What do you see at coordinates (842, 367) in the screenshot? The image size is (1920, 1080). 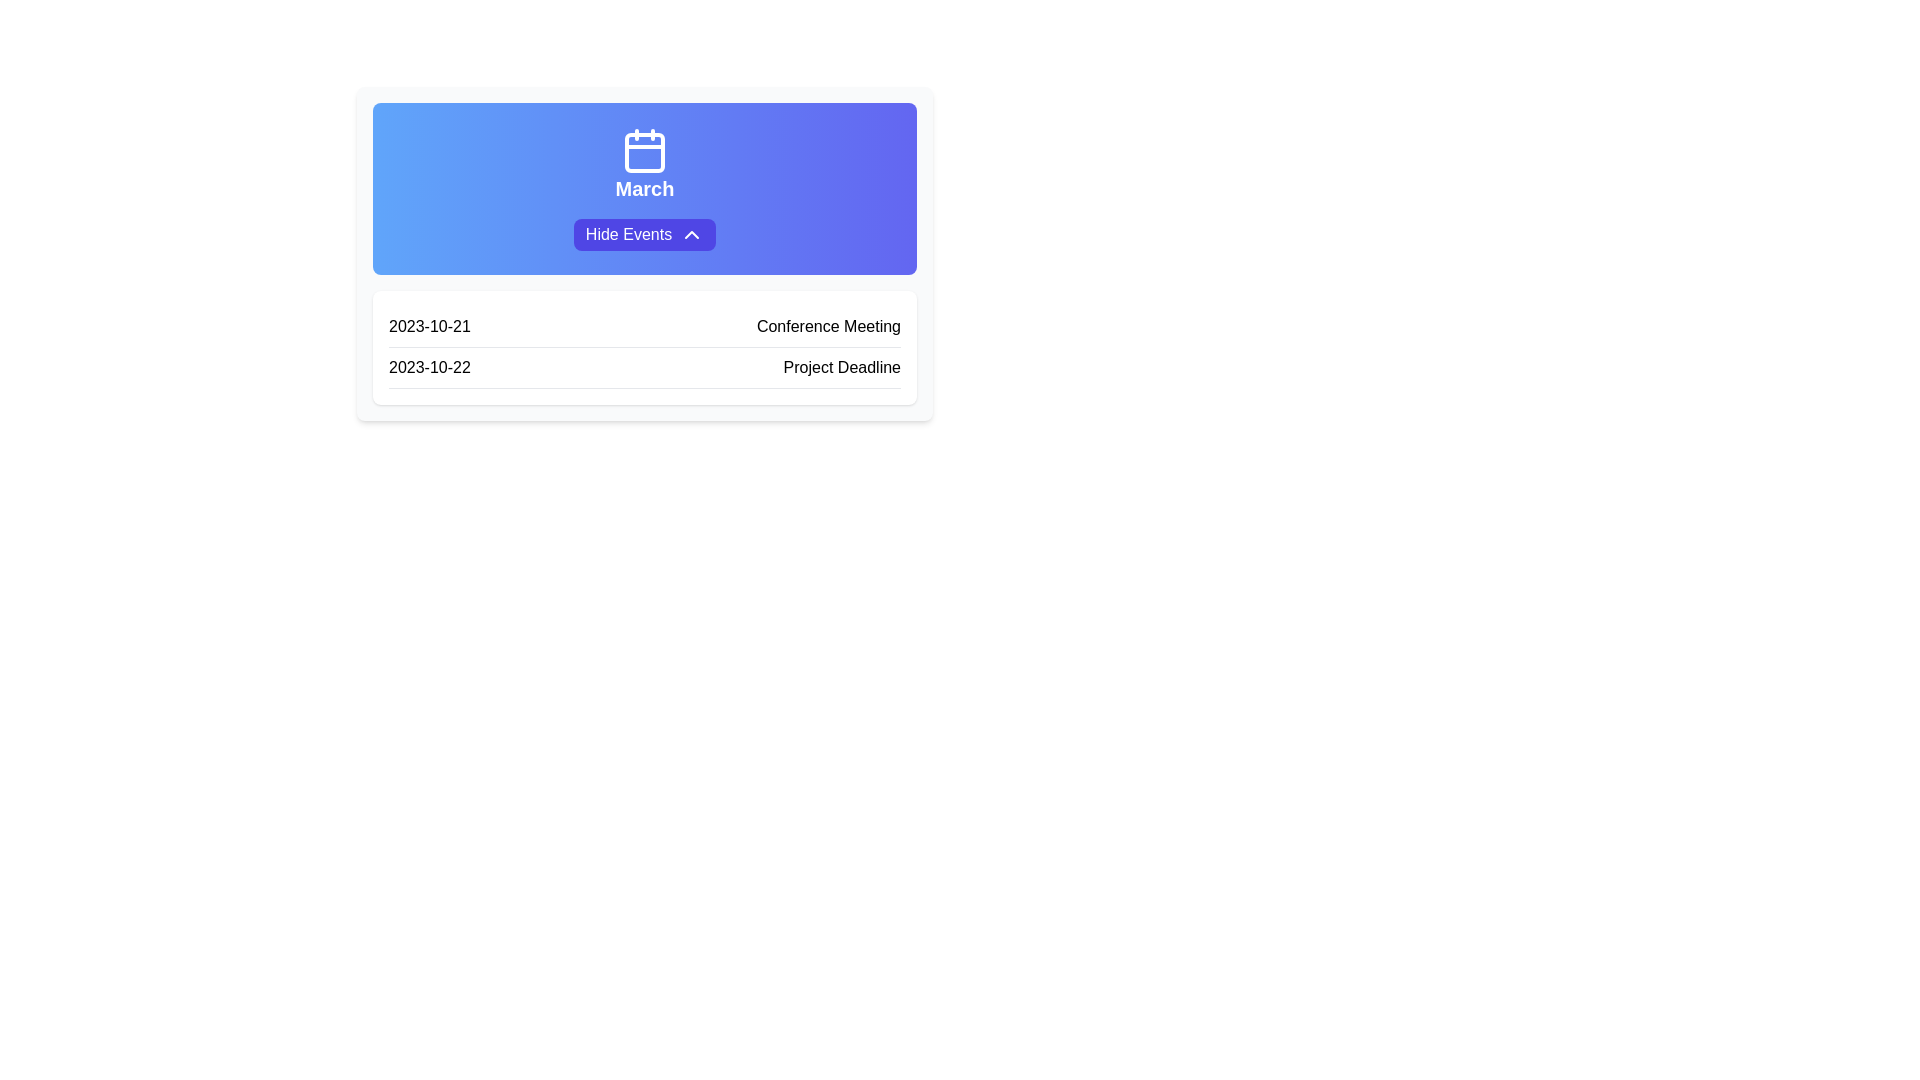 I see `the 'Project Deadline' text label` at bounding box center [842, 367].